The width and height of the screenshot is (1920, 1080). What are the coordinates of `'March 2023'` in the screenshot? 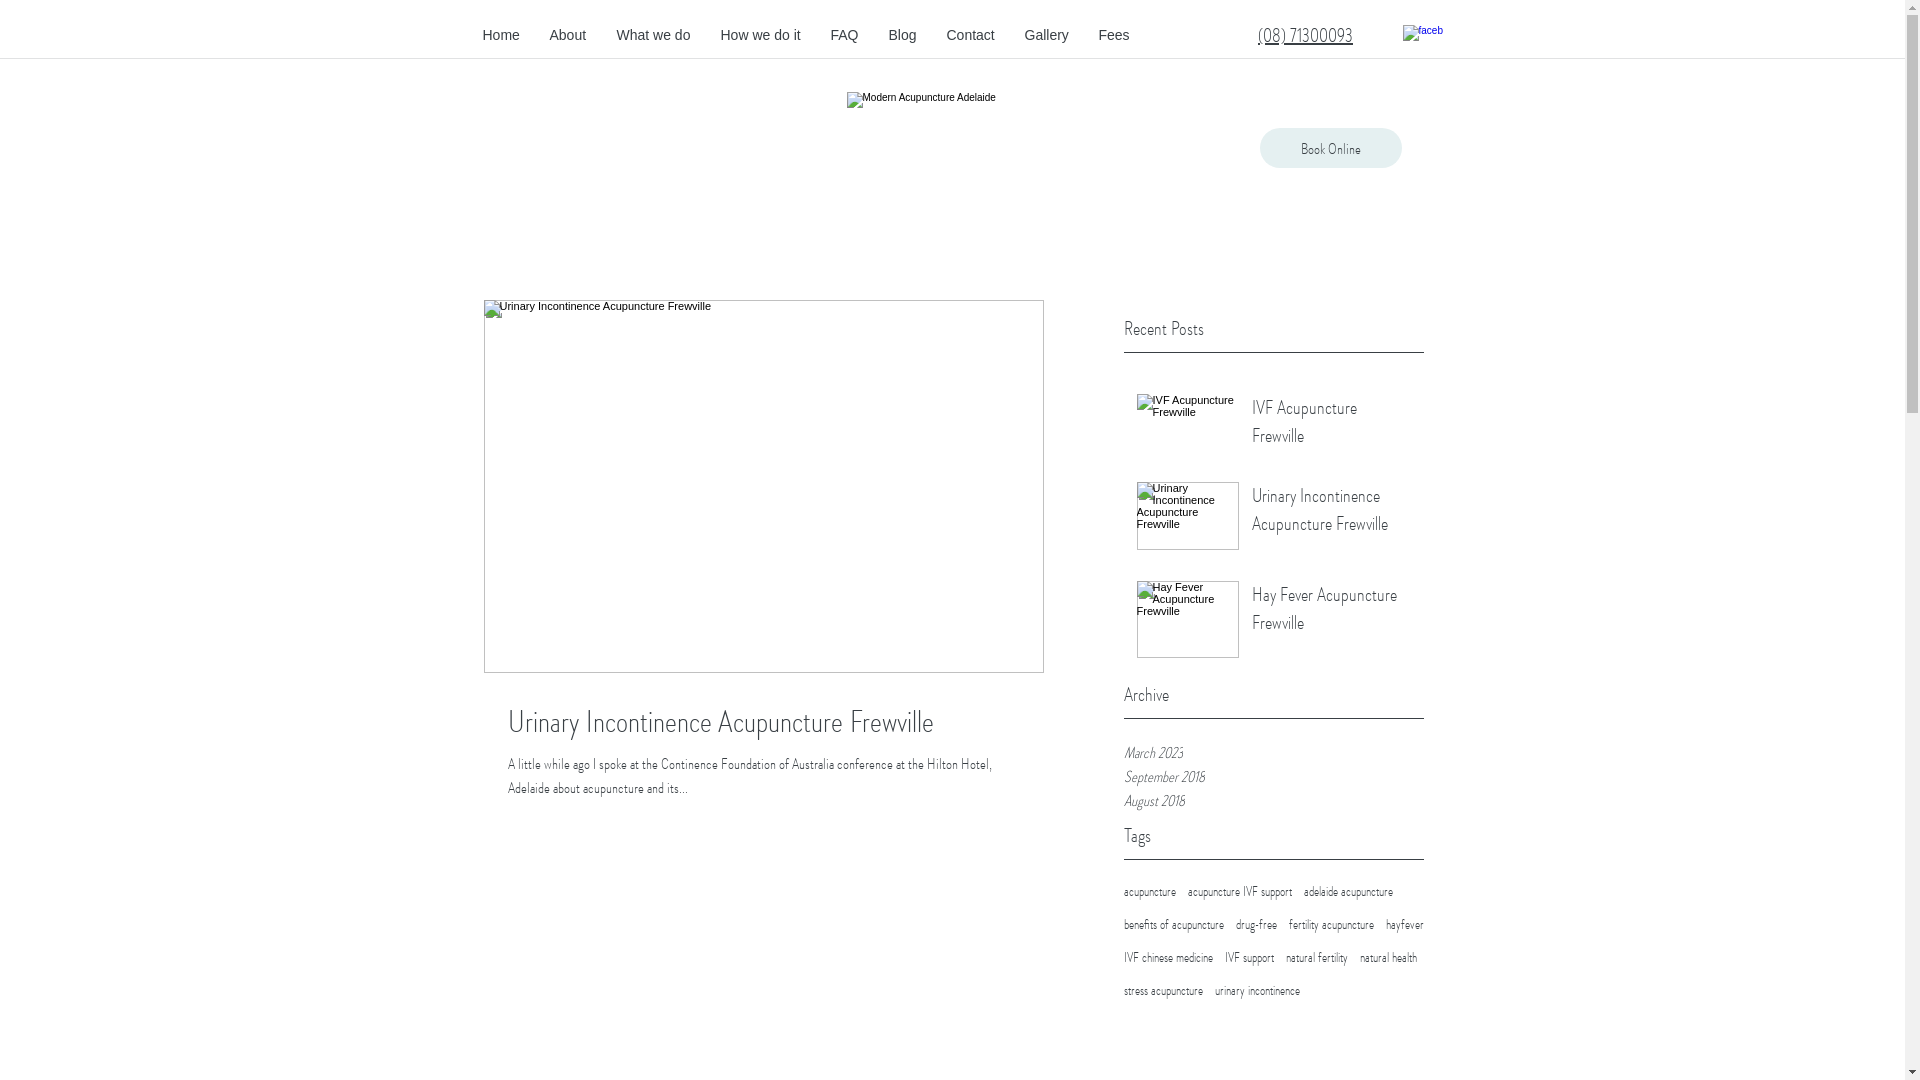 It's located at (1272, 752).